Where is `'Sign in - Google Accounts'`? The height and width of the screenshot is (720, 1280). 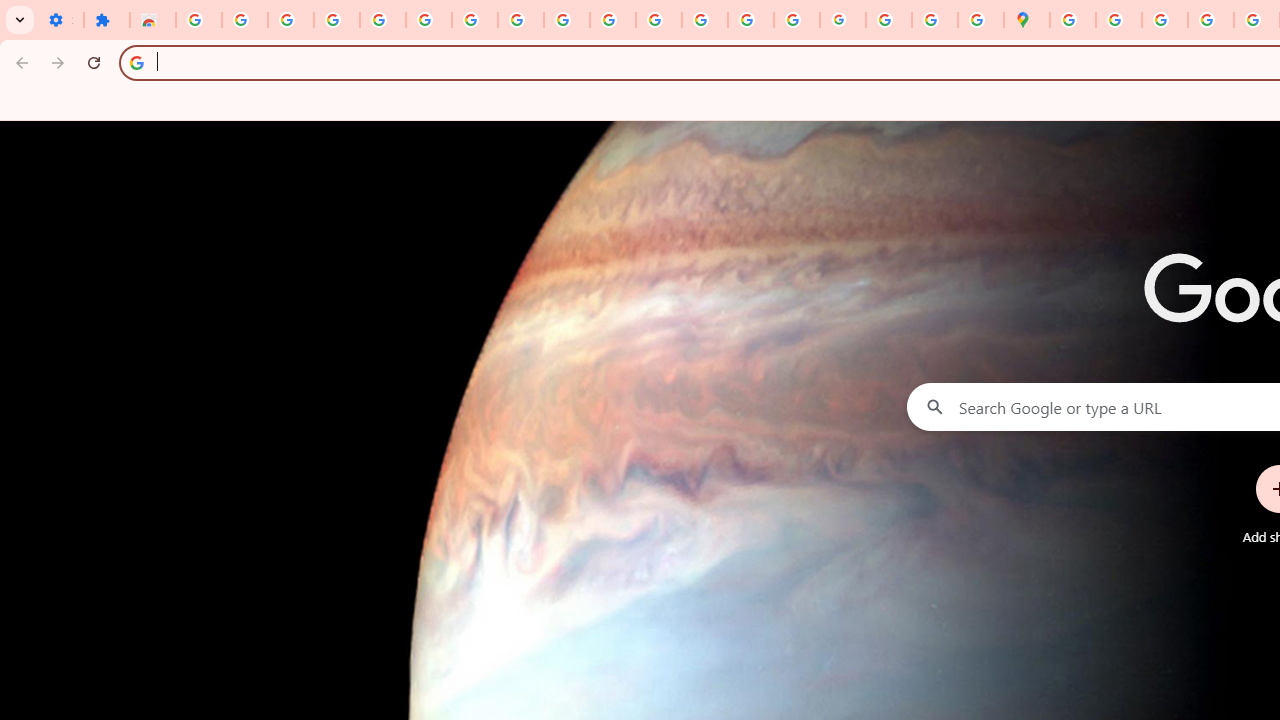
'Sign in - Google Accounts' is located at coordinates (198, 20).